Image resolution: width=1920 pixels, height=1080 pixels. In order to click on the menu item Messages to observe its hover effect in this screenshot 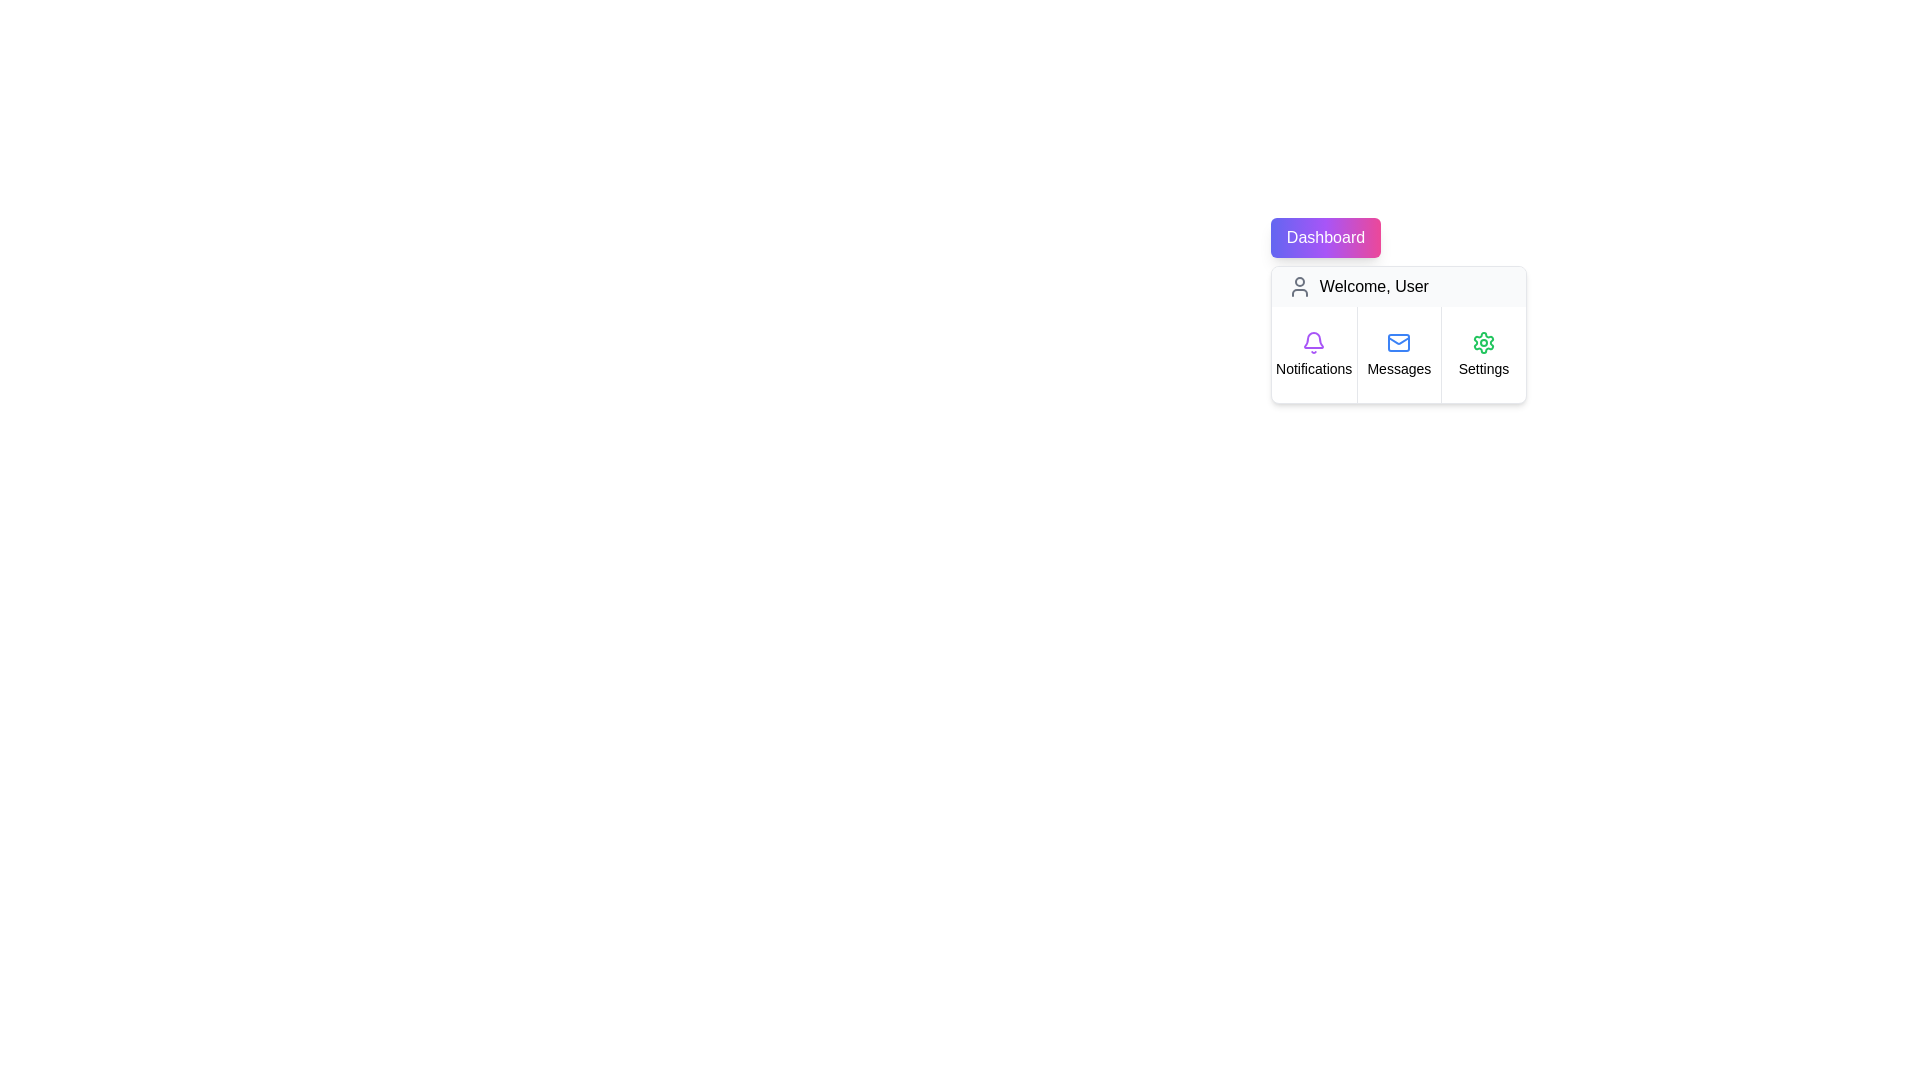, I will do `click(1397, 353)`.